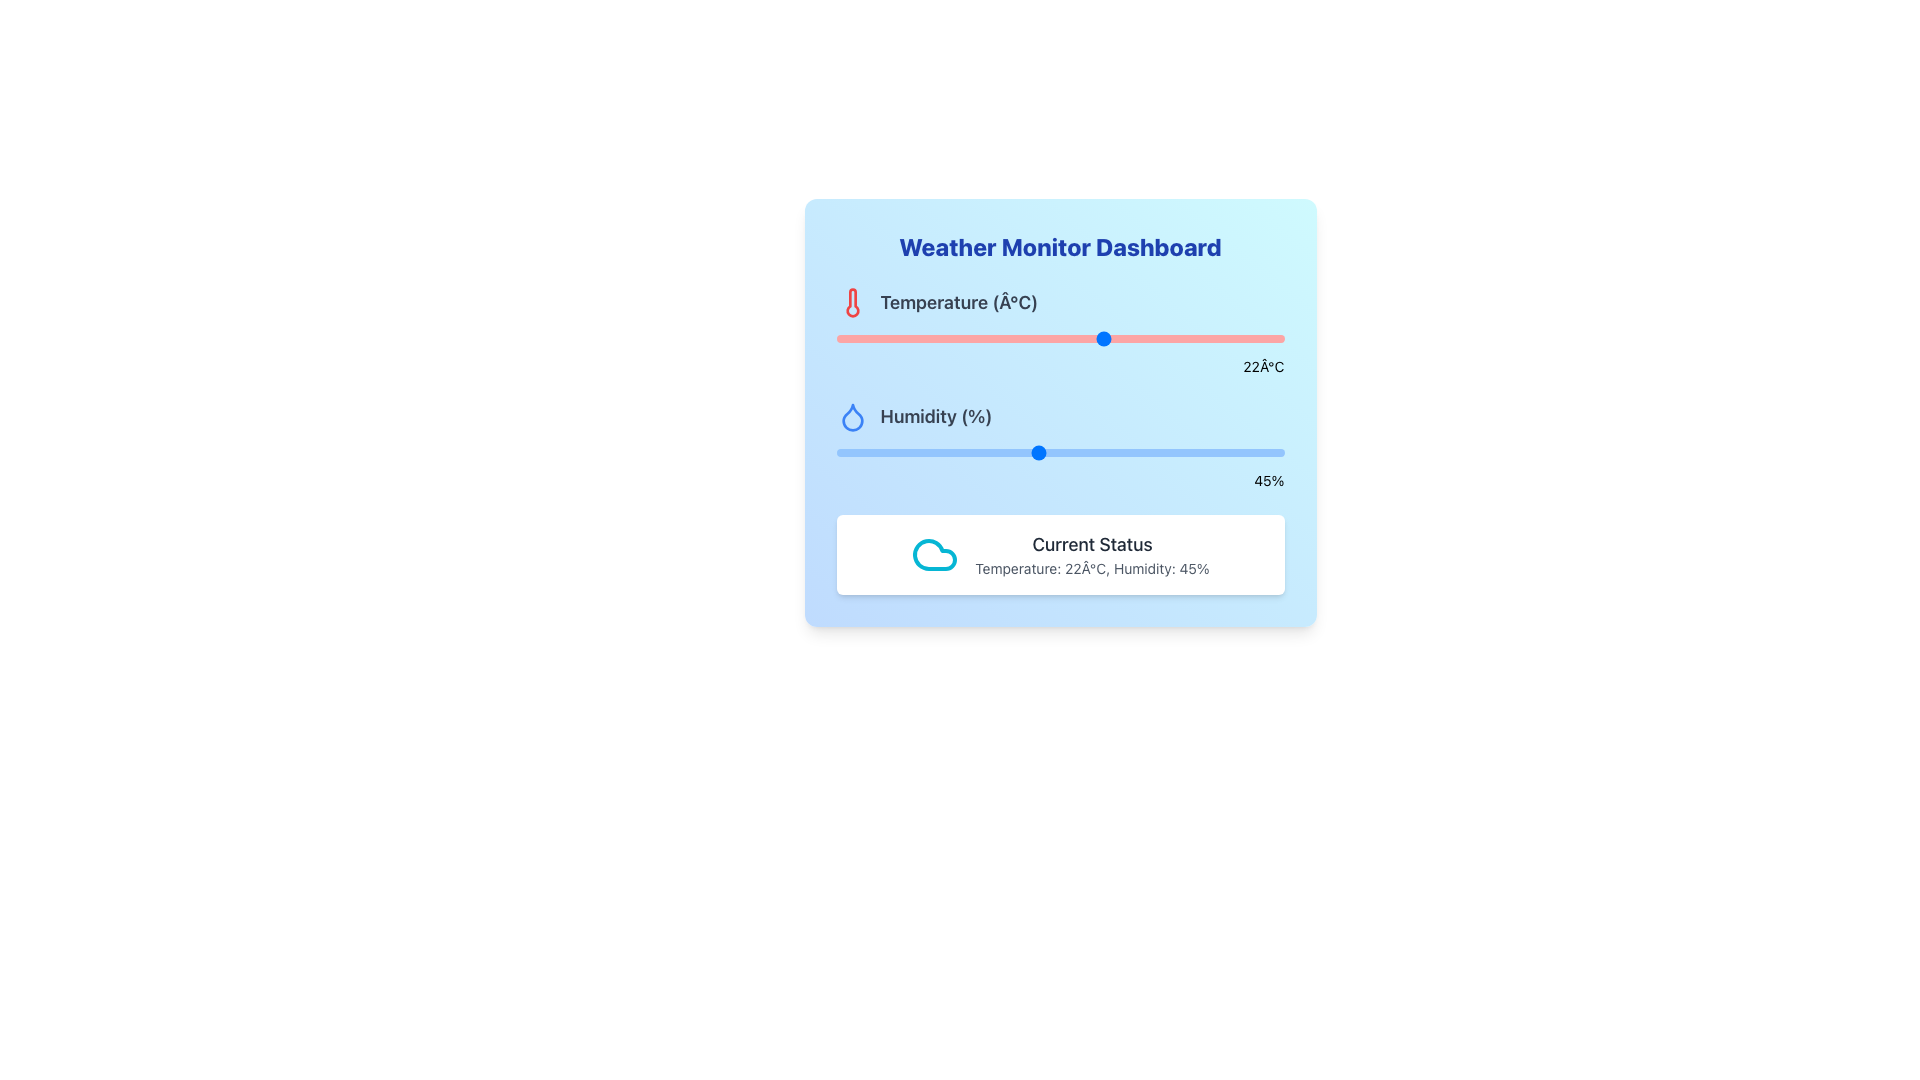 The image size is (1920, 1080). Describe the element at coordinates (1091, 555) in the screenshot. I see `the textual display component that shows 'Current Status' and 'Temperature: 22Â°C, Humidity: 45%'` at that location.